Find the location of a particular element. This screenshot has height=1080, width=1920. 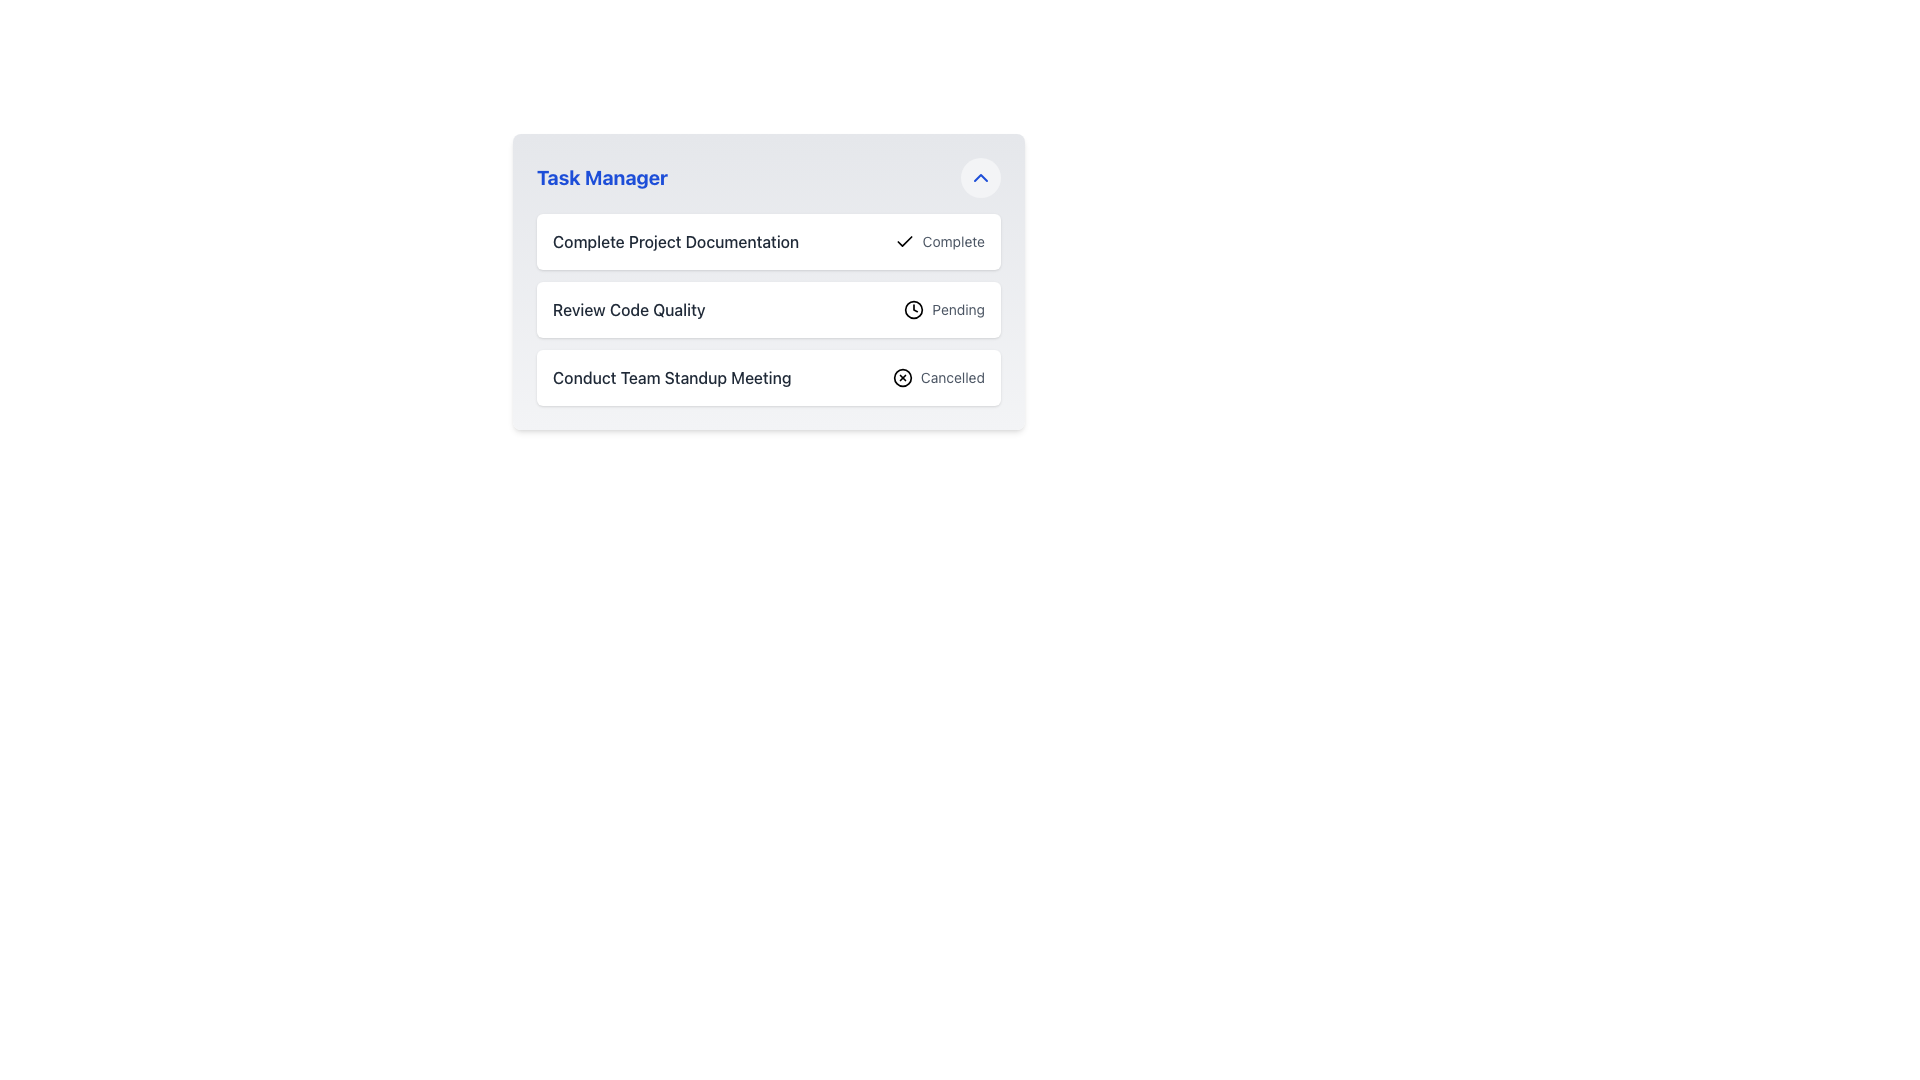

the text label indicating 'Pending' status is located at coordinates (957, 309).